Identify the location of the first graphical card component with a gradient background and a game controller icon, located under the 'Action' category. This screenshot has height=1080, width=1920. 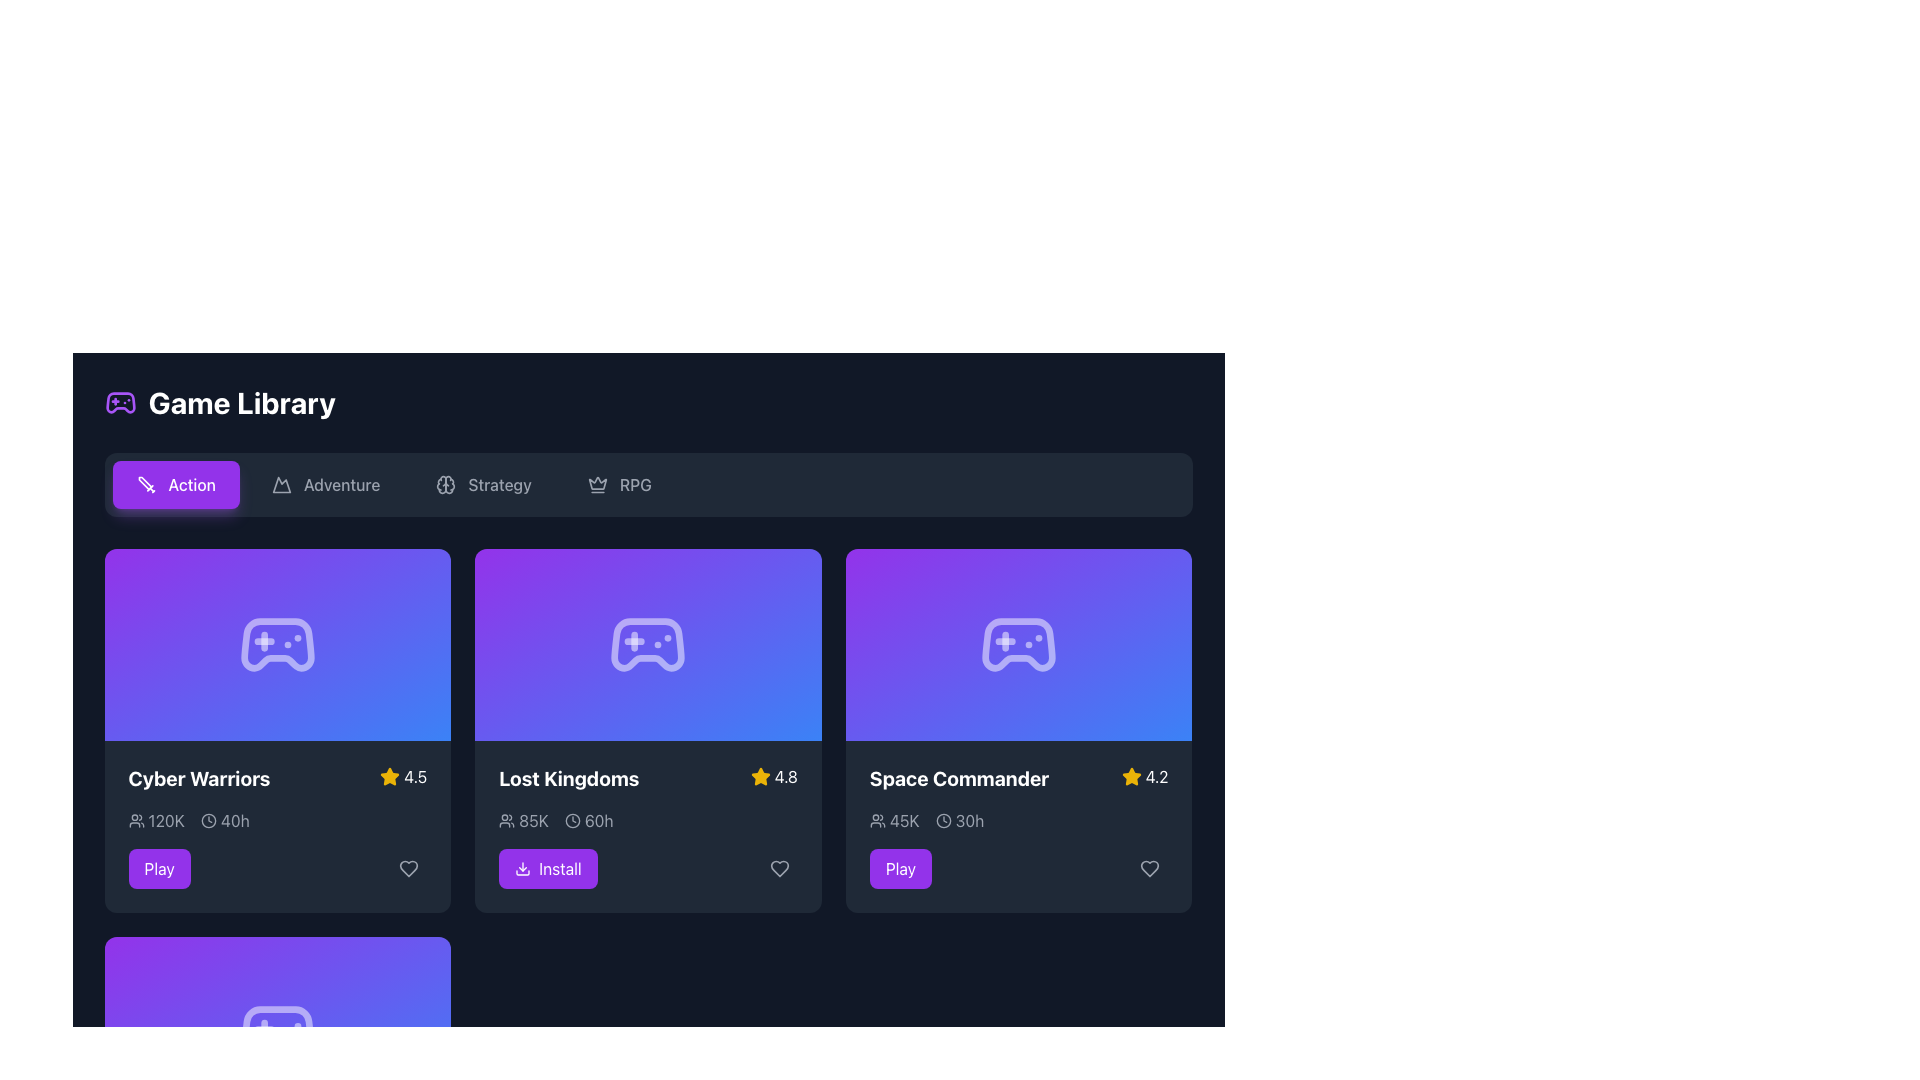
(276, 644).